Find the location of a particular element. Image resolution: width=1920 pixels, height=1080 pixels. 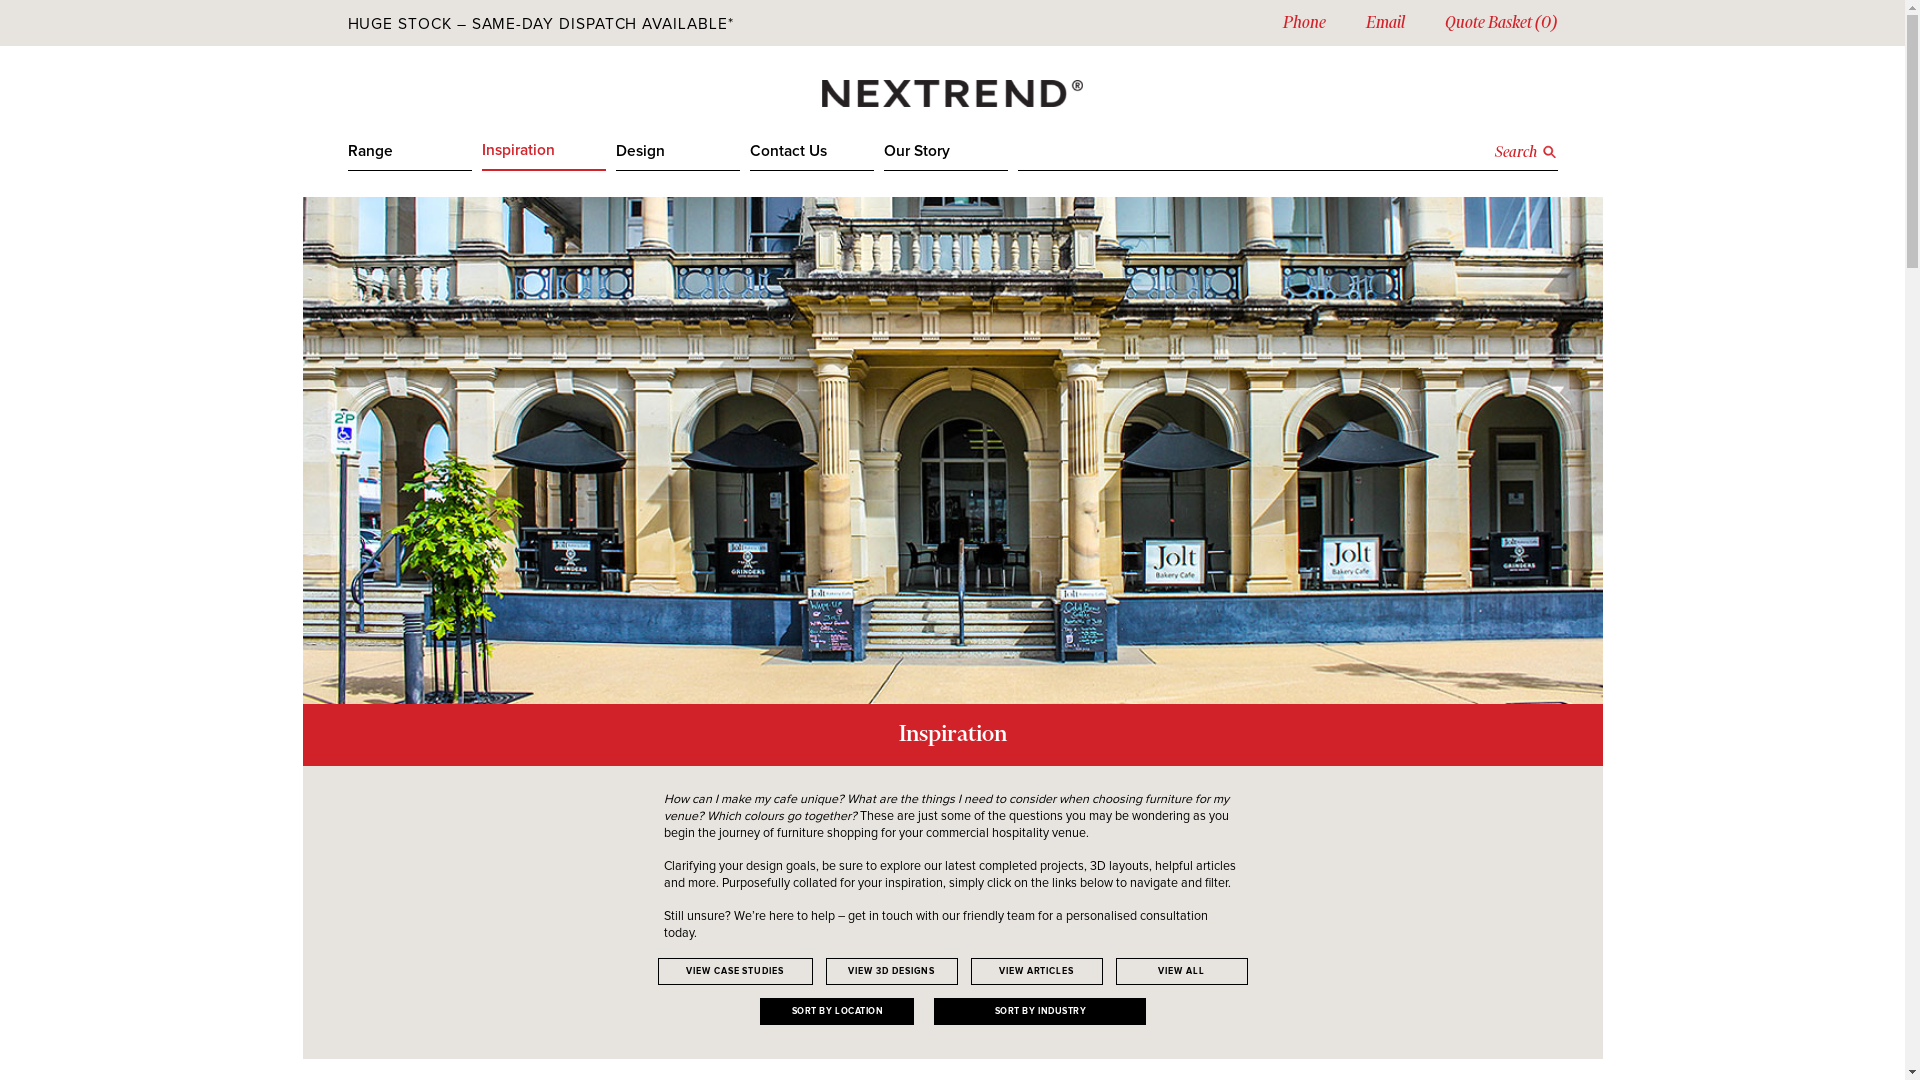

'Range' is located at coordinates (408, 156).